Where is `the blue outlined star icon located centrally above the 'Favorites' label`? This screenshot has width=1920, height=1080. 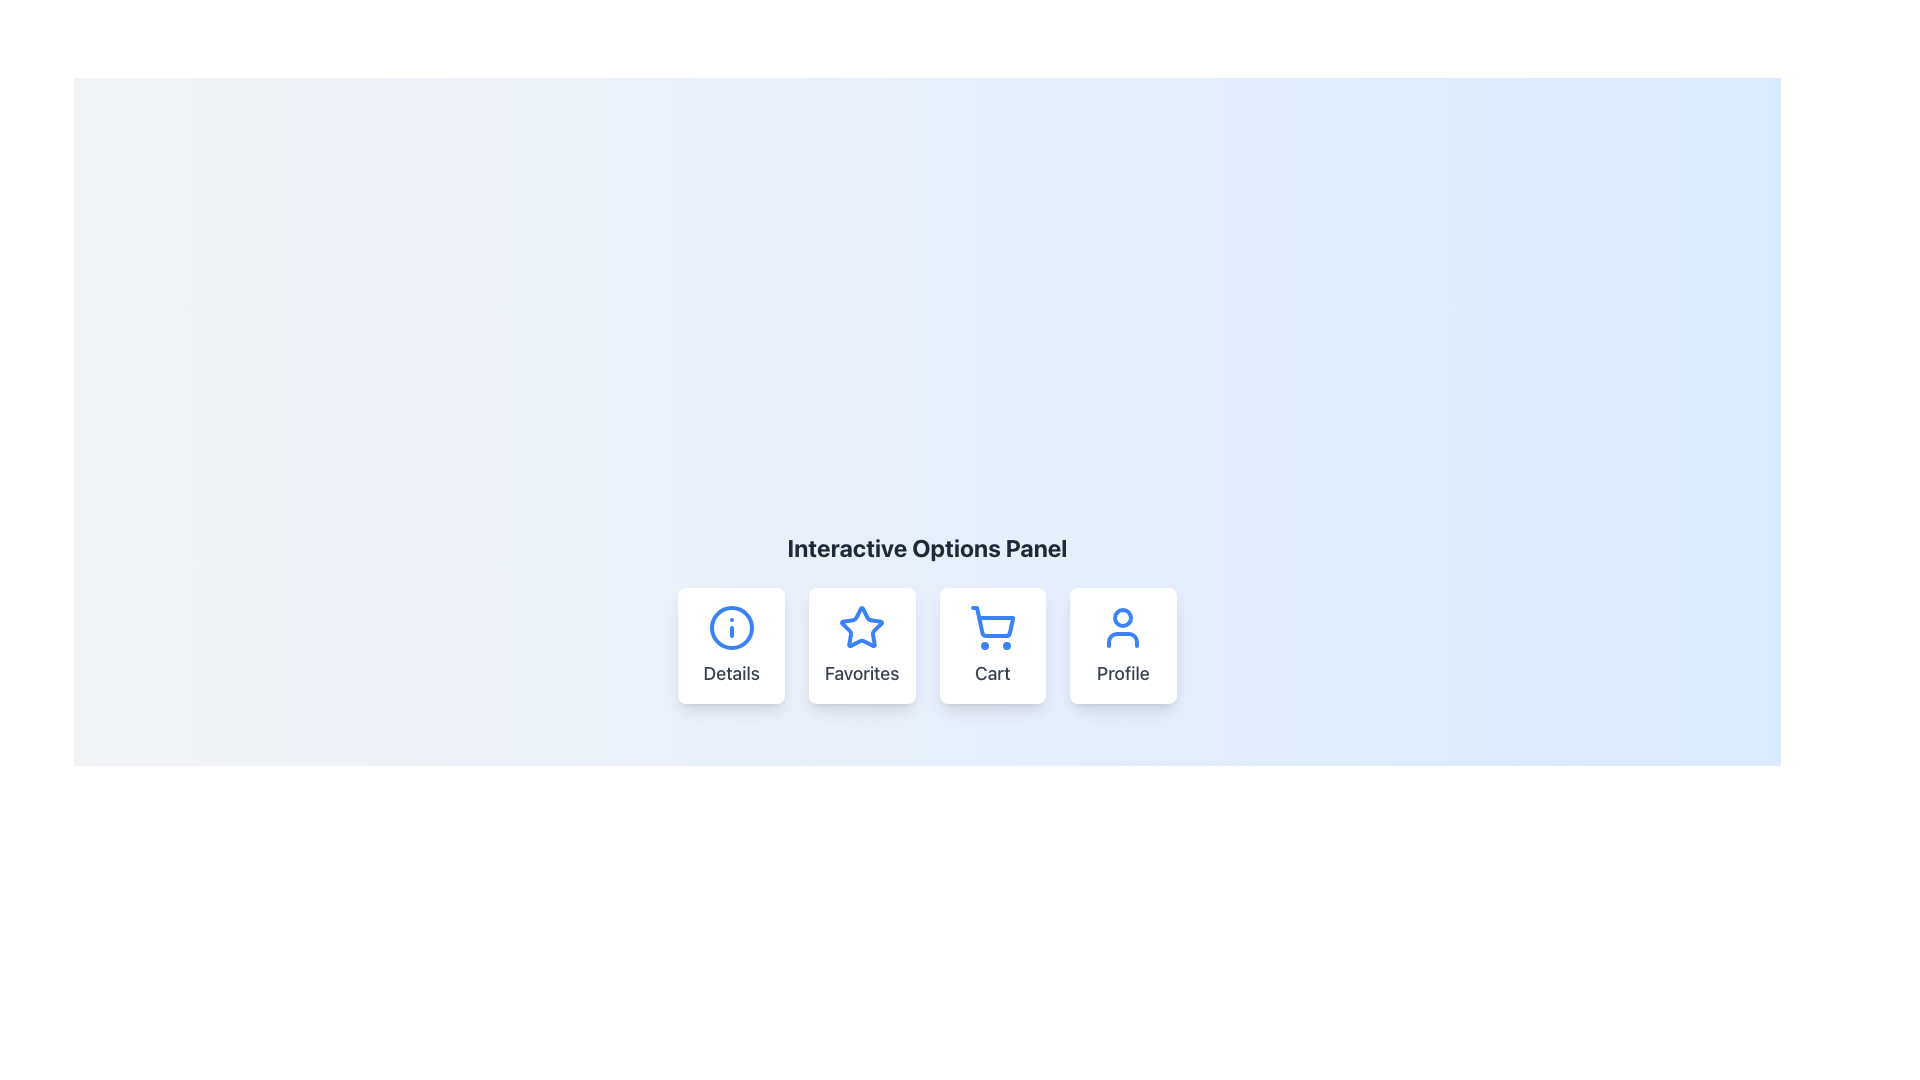
the blue outlined star icon located centrally above the 'Favorites' label is located at coordinates (862, 627).